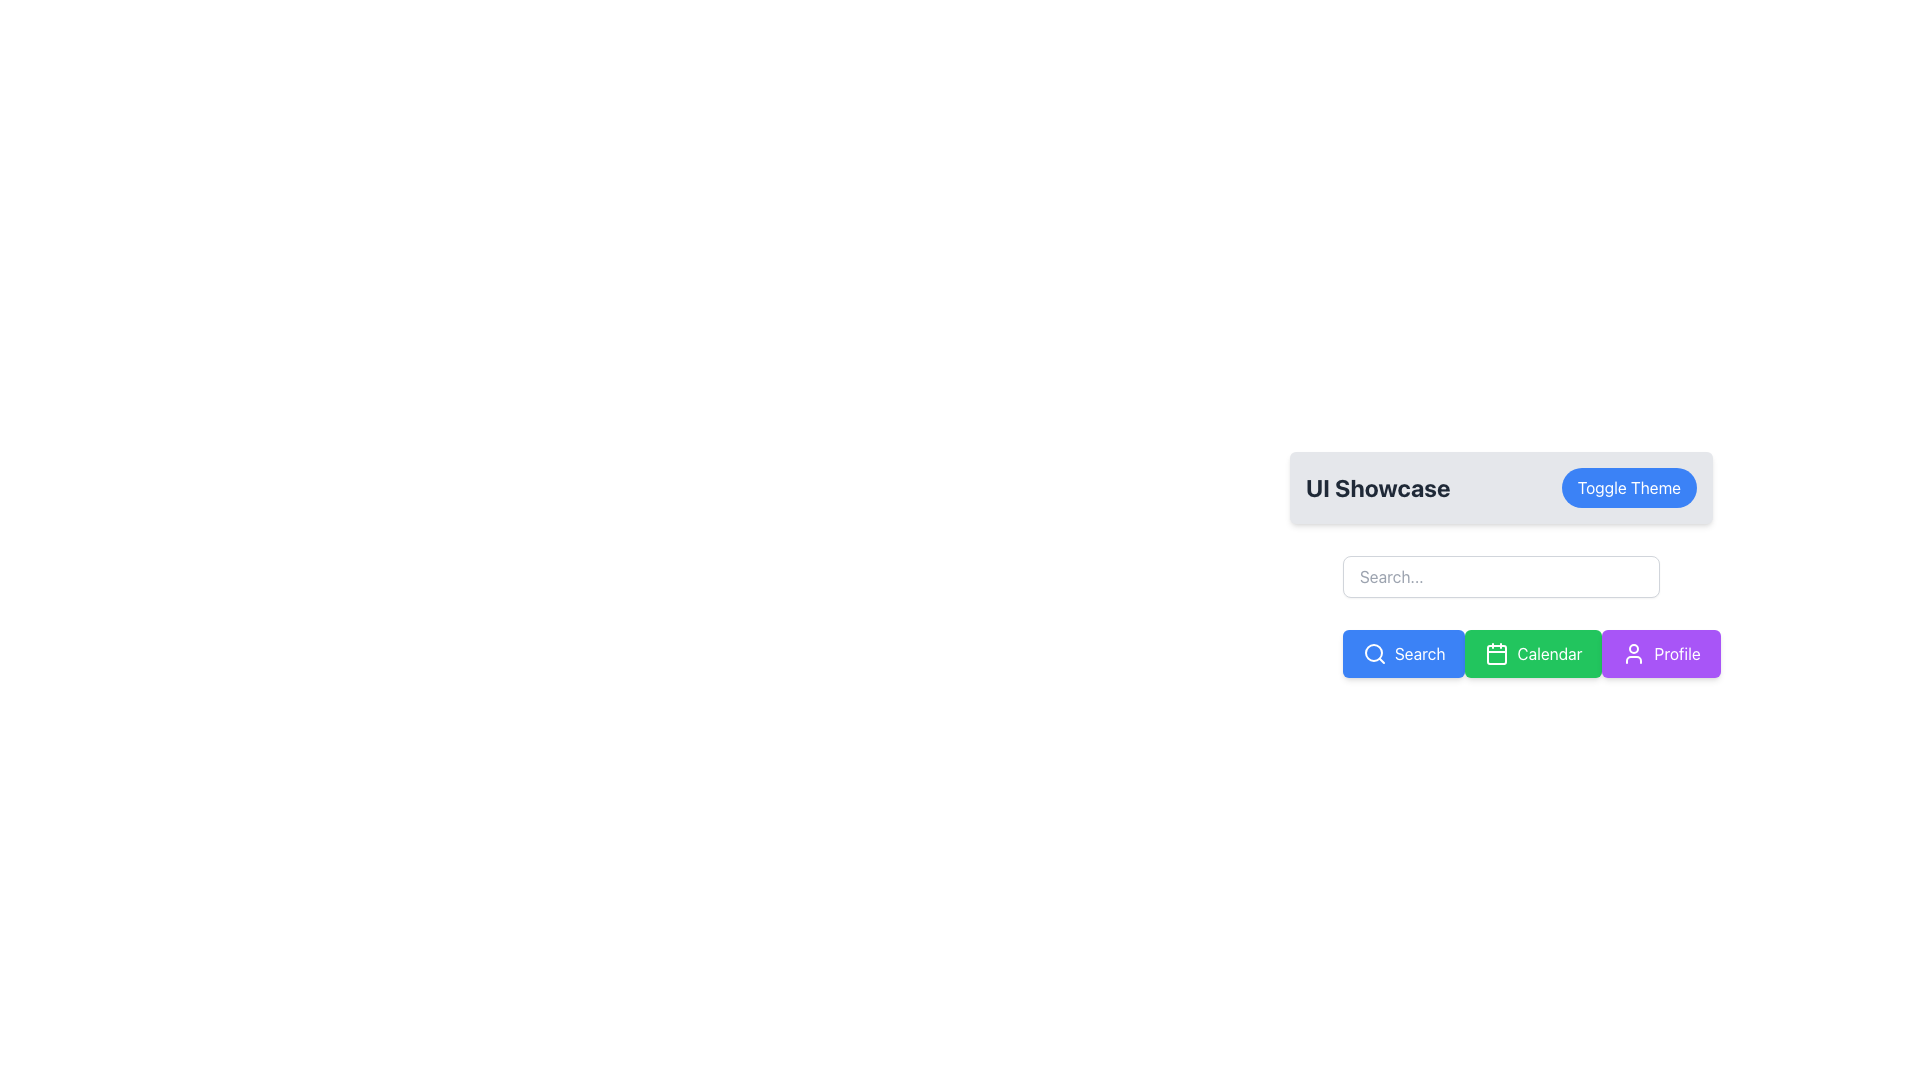 This screenshot has height=1080, width=1920. Describe the element at coordinates (1661, 654) in the screenshot. I see `the 'Profile' button, which is a rectangular button with rounded corners, purple background, and white text, located below the search bar in the UI Showcase section` at that location.